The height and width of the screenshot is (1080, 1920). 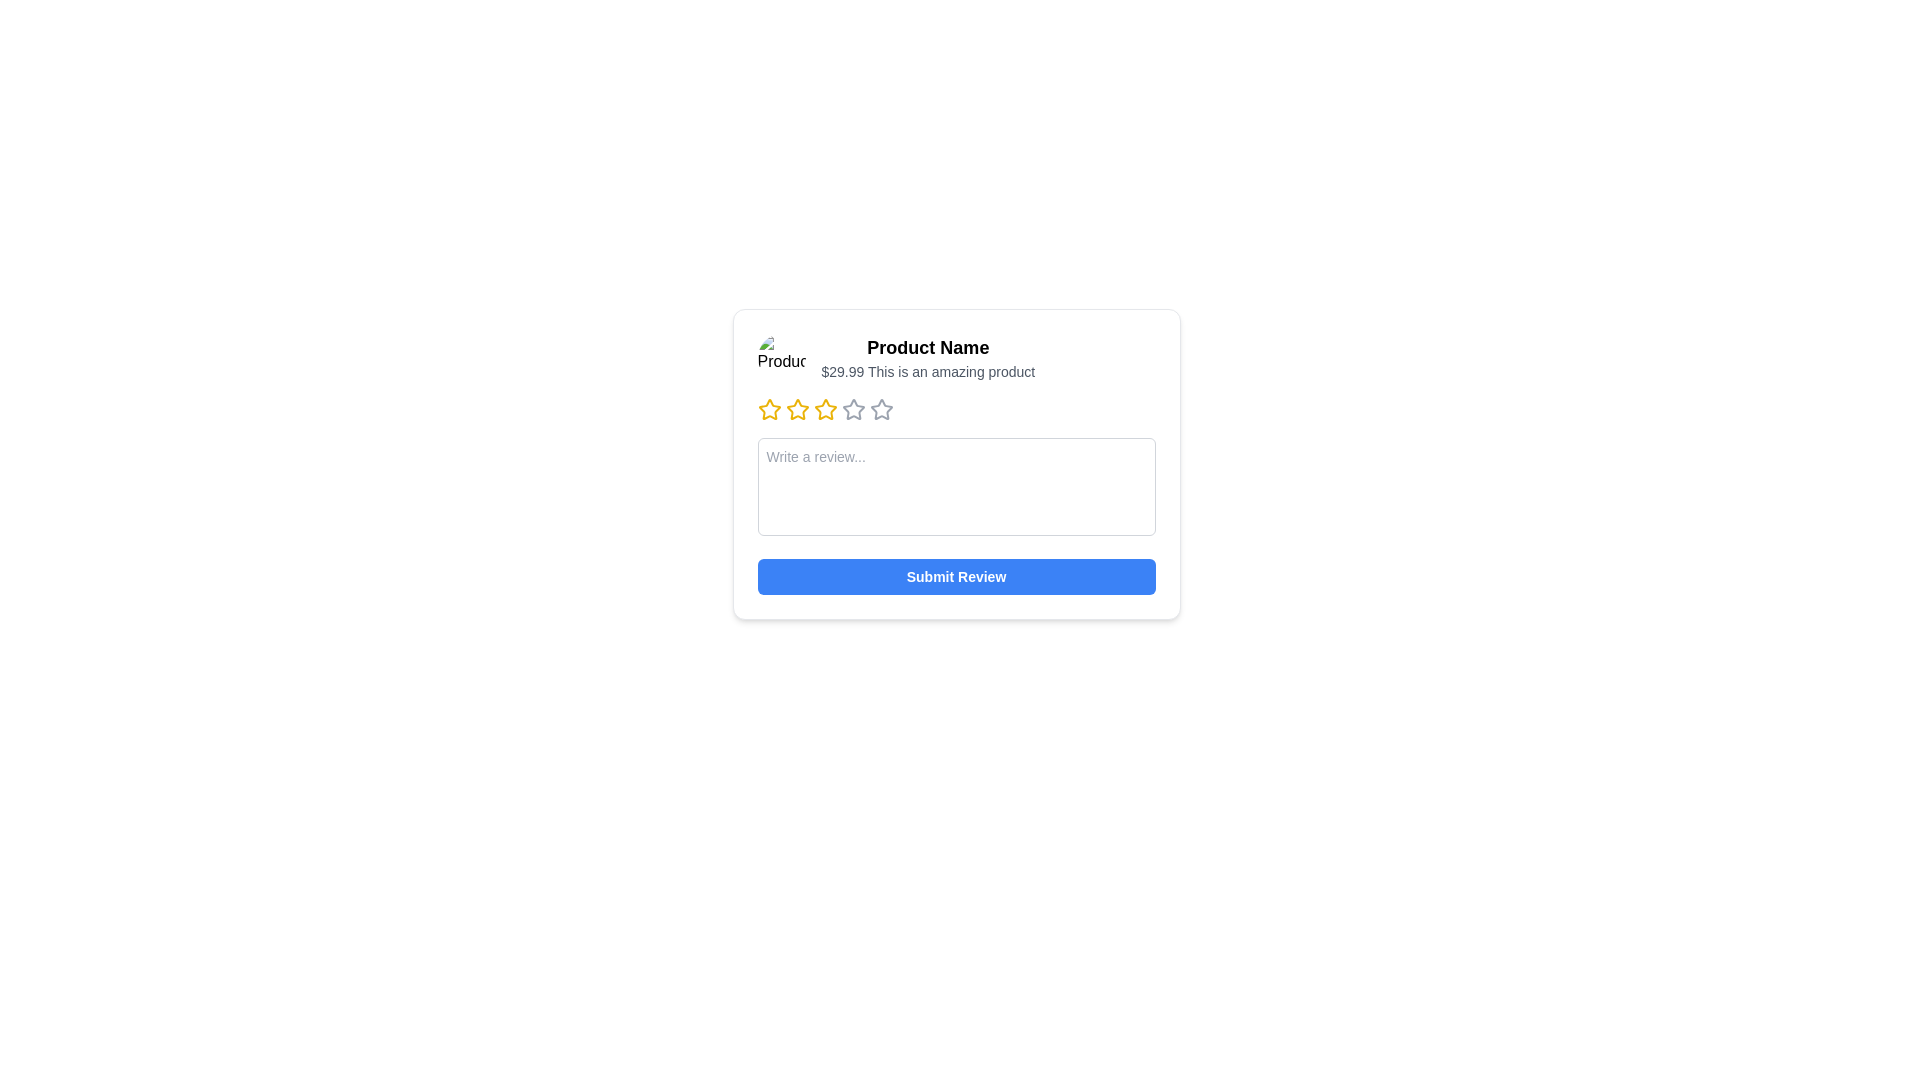 I want to click on the blue button labeled 'Submit Review' located at the bottom of the review panel, so click(x=955, y=577).